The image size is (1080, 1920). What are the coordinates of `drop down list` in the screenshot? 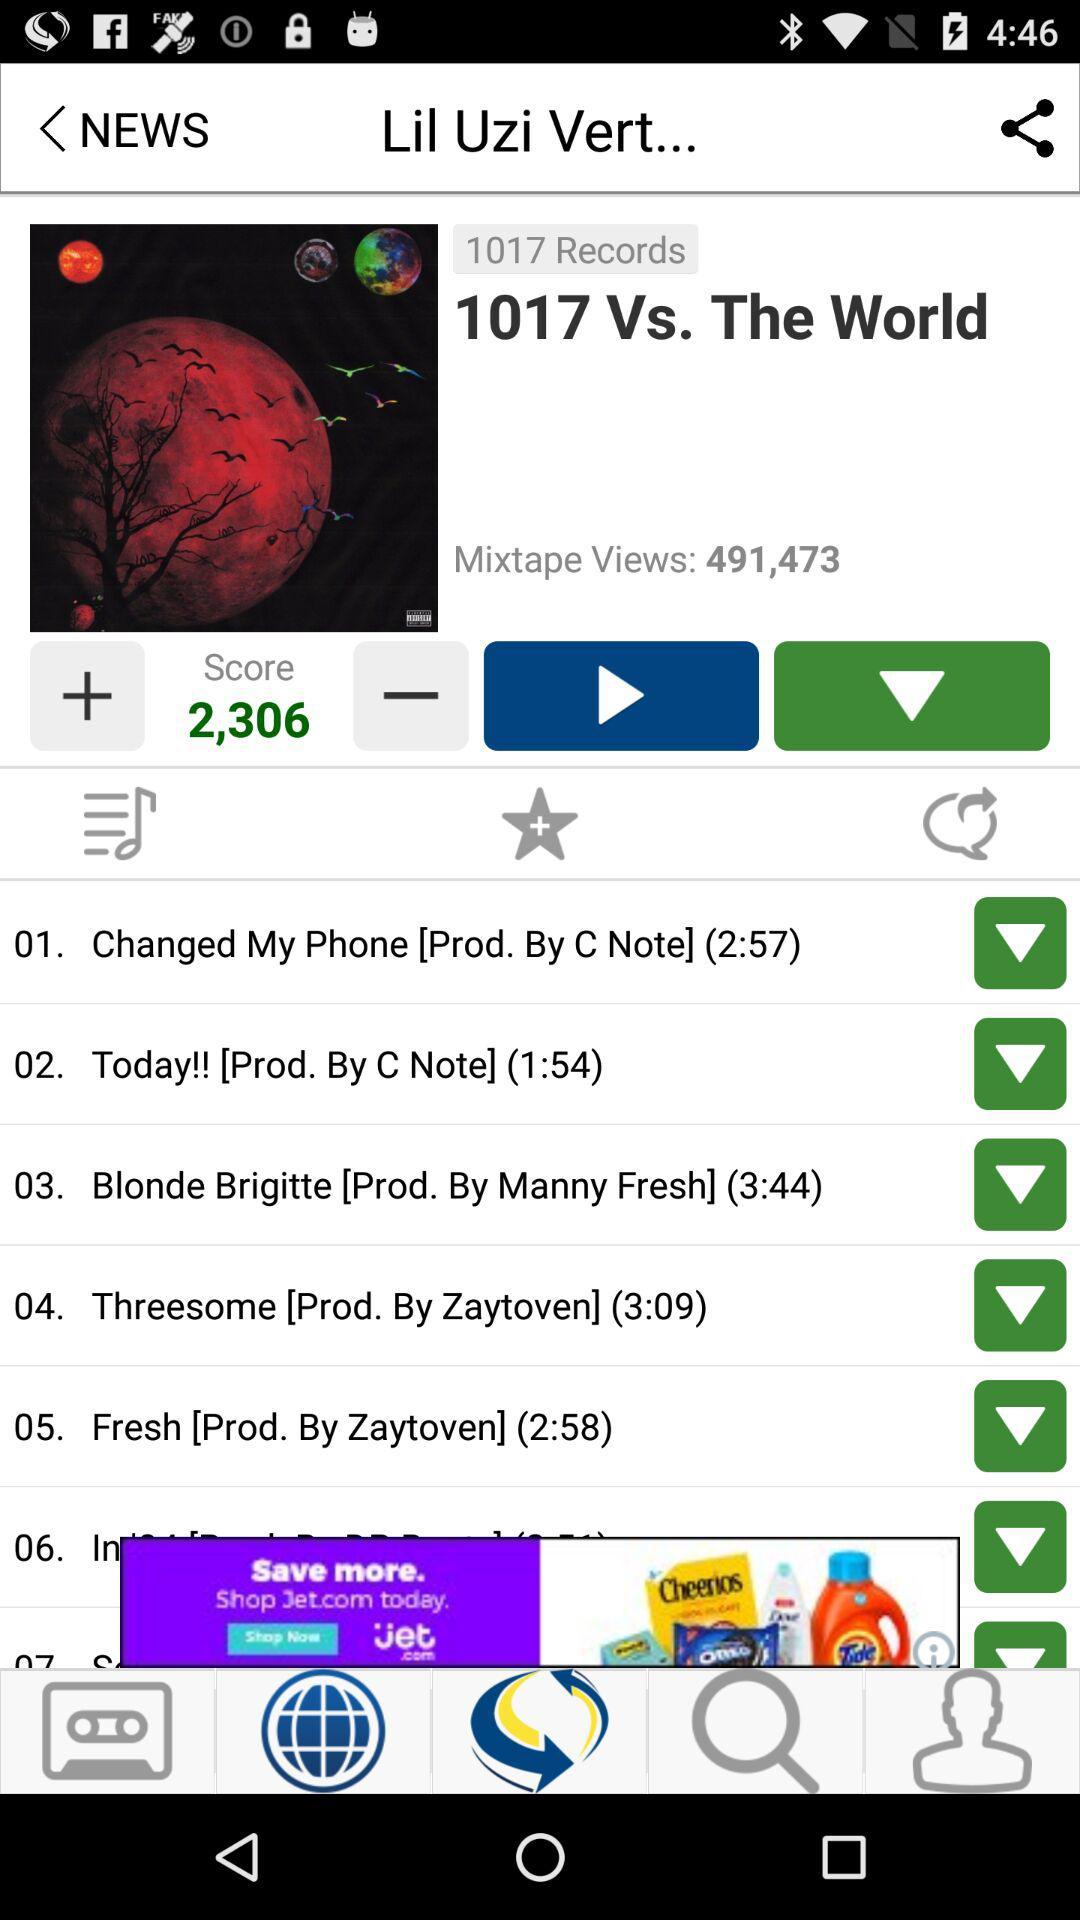 It's located at (911, 696).